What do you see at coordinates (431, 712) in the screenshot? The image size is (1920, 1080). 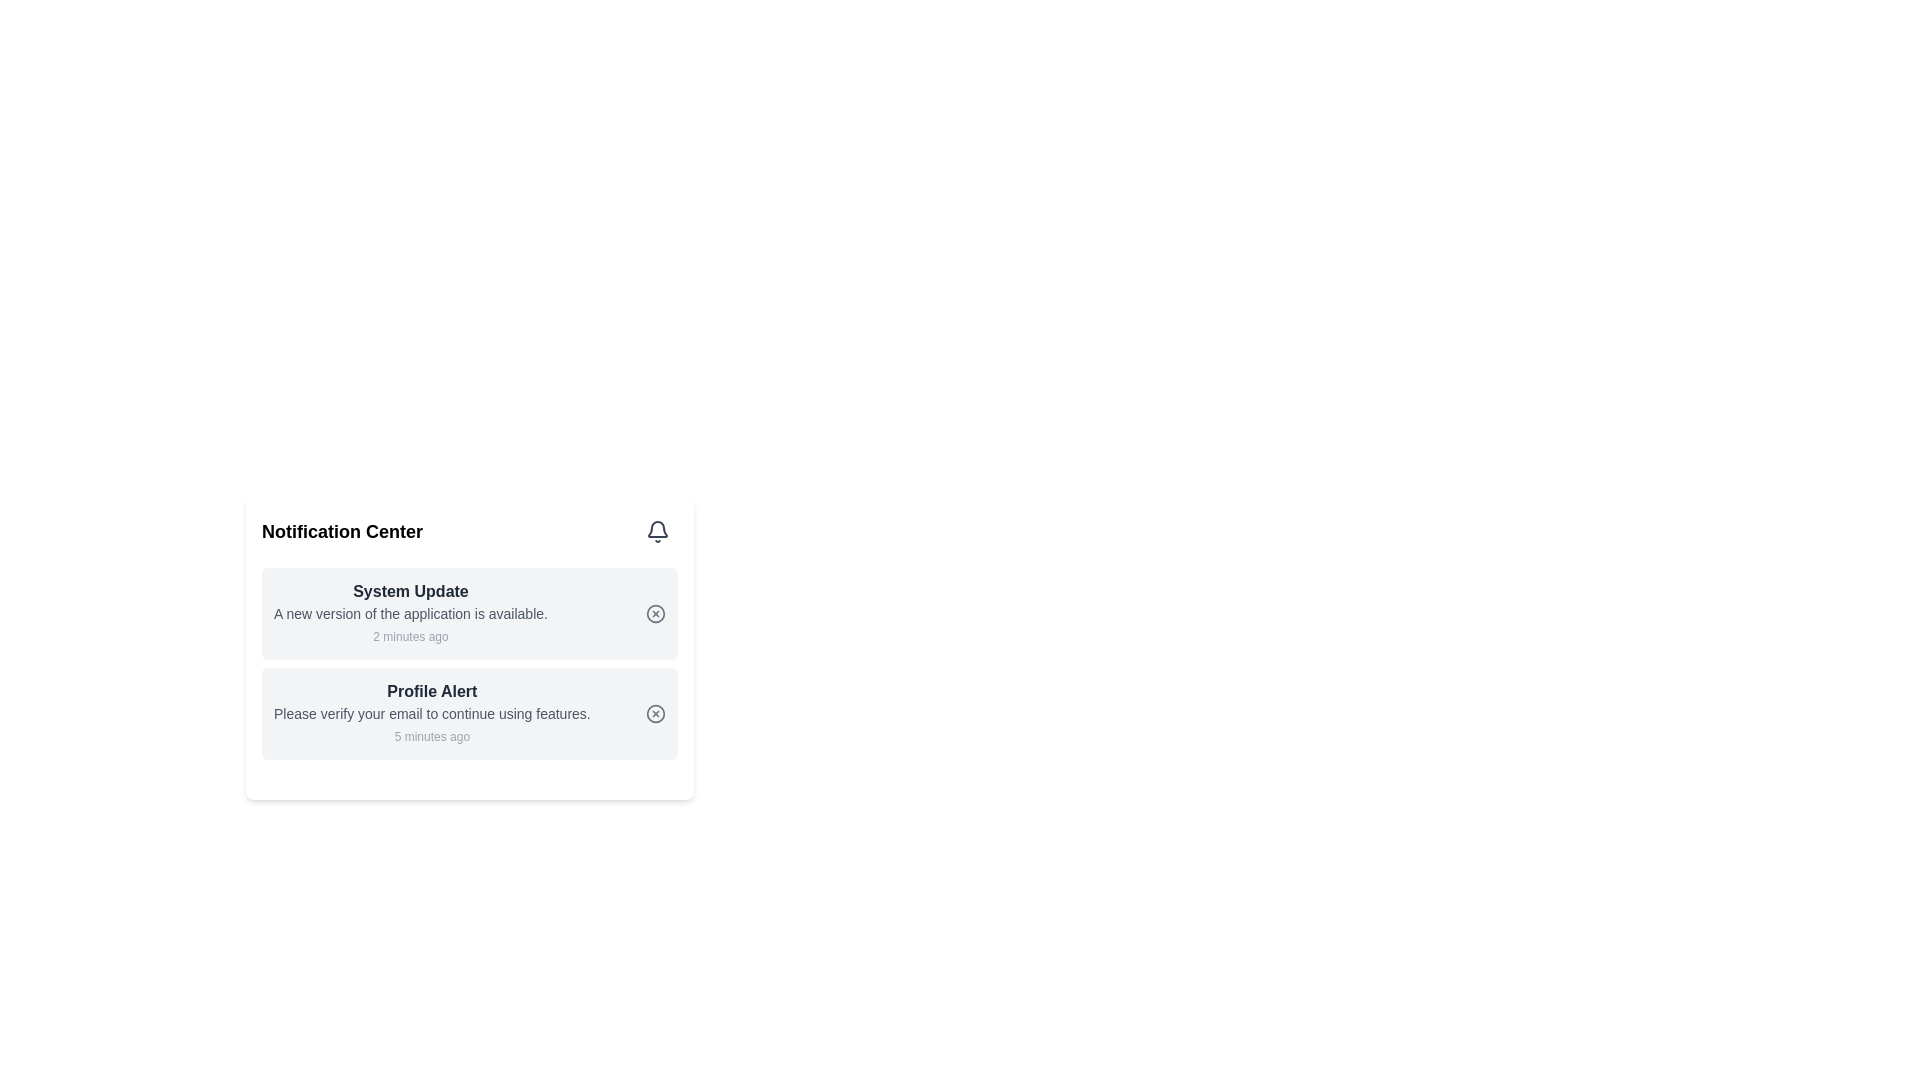 I see `the text label that reads 'Please verify your email to continue using features.', which is styled in gray and positioned below the 'Profile Alert' title` at bounding box center [431, 712].